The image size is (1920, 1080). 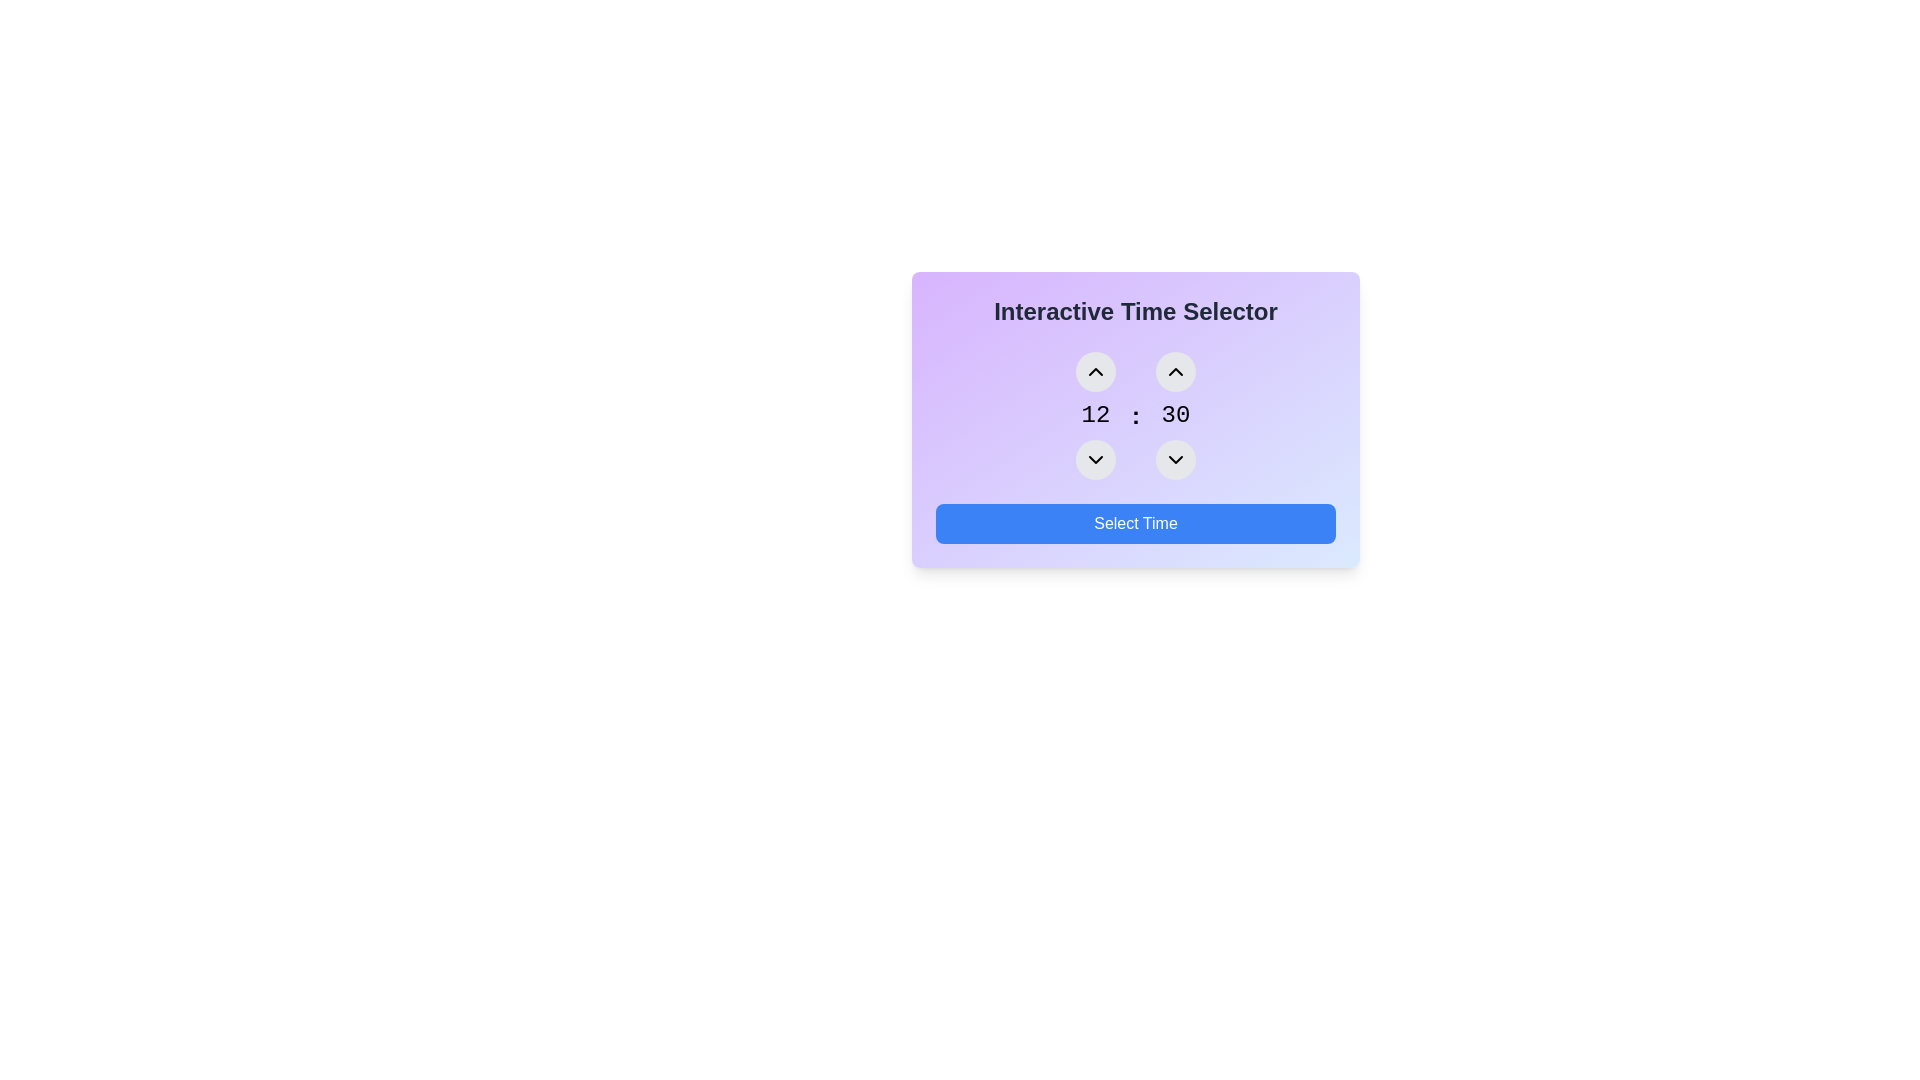 I want to click on the colon Text element that separates hours and minutes in the time selector interface, positioned between the numeric values 12 and 30, so click(x=1136, y=415).